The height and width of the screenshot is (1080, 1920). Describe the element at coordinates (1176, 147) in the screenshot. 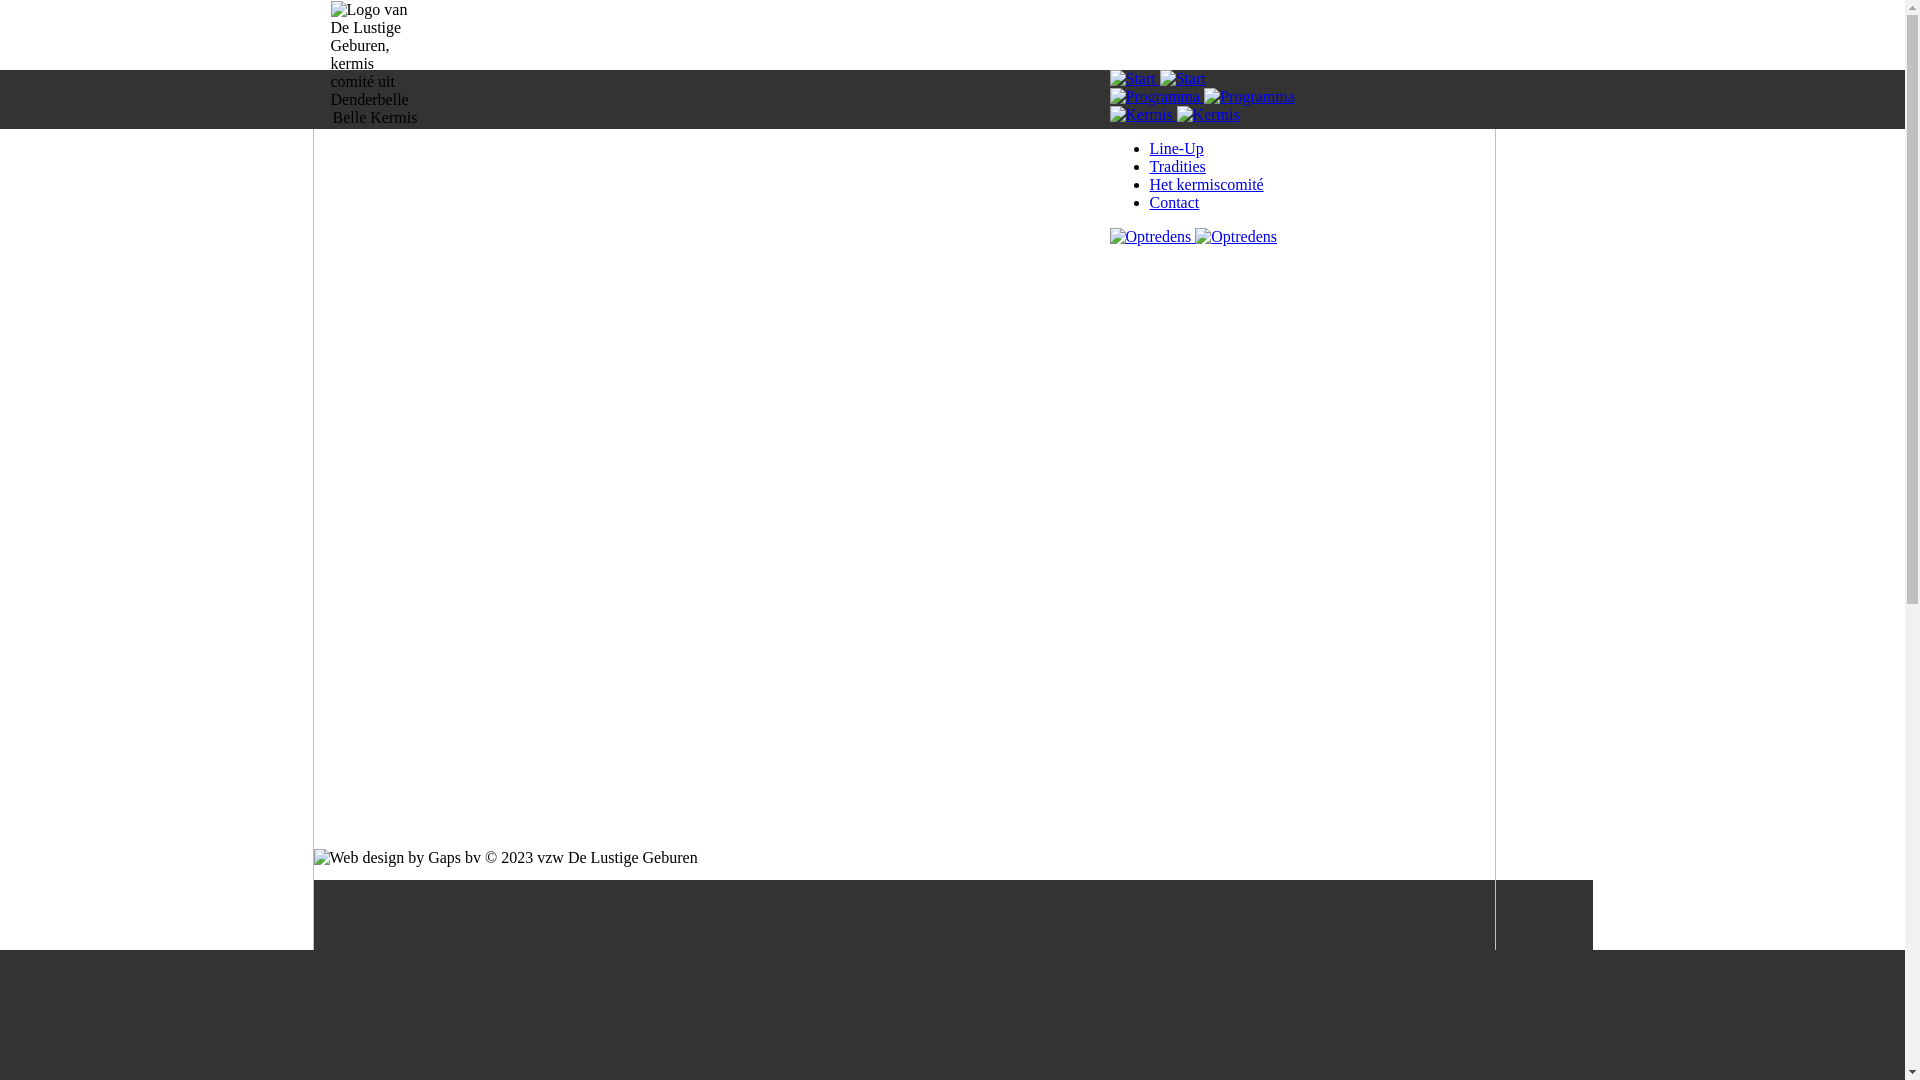

I see `'Line-Up'` at that location.